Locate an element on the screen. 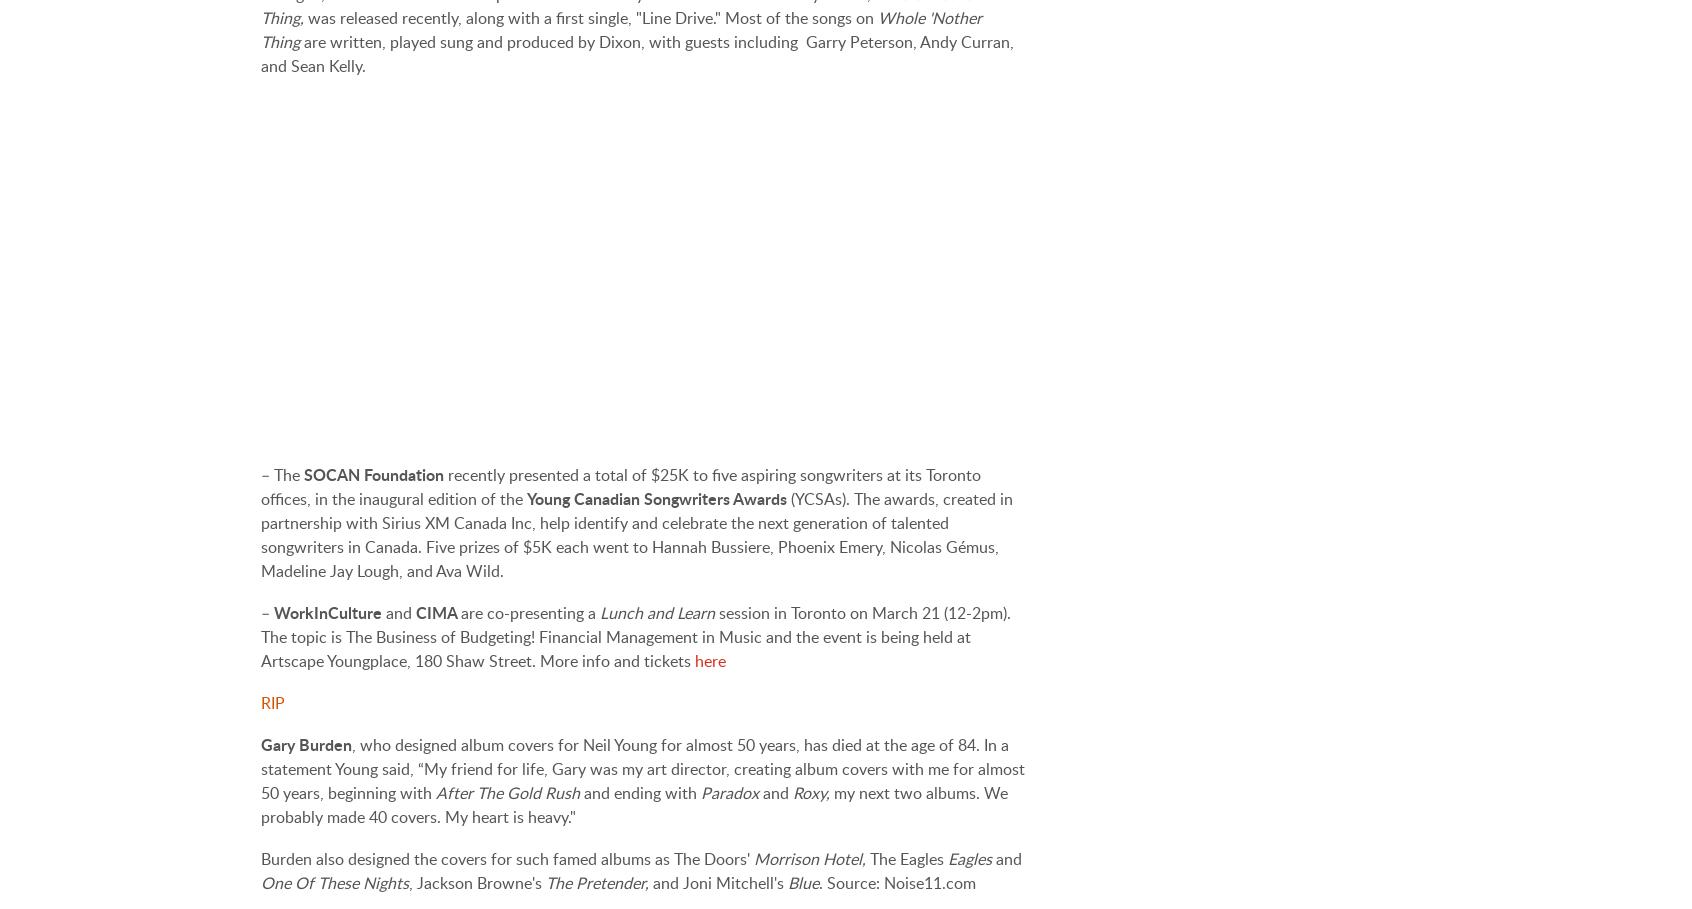  'Burden also designed the covers for such famed albums as The Doors'' is located at coordinates (507, 858).